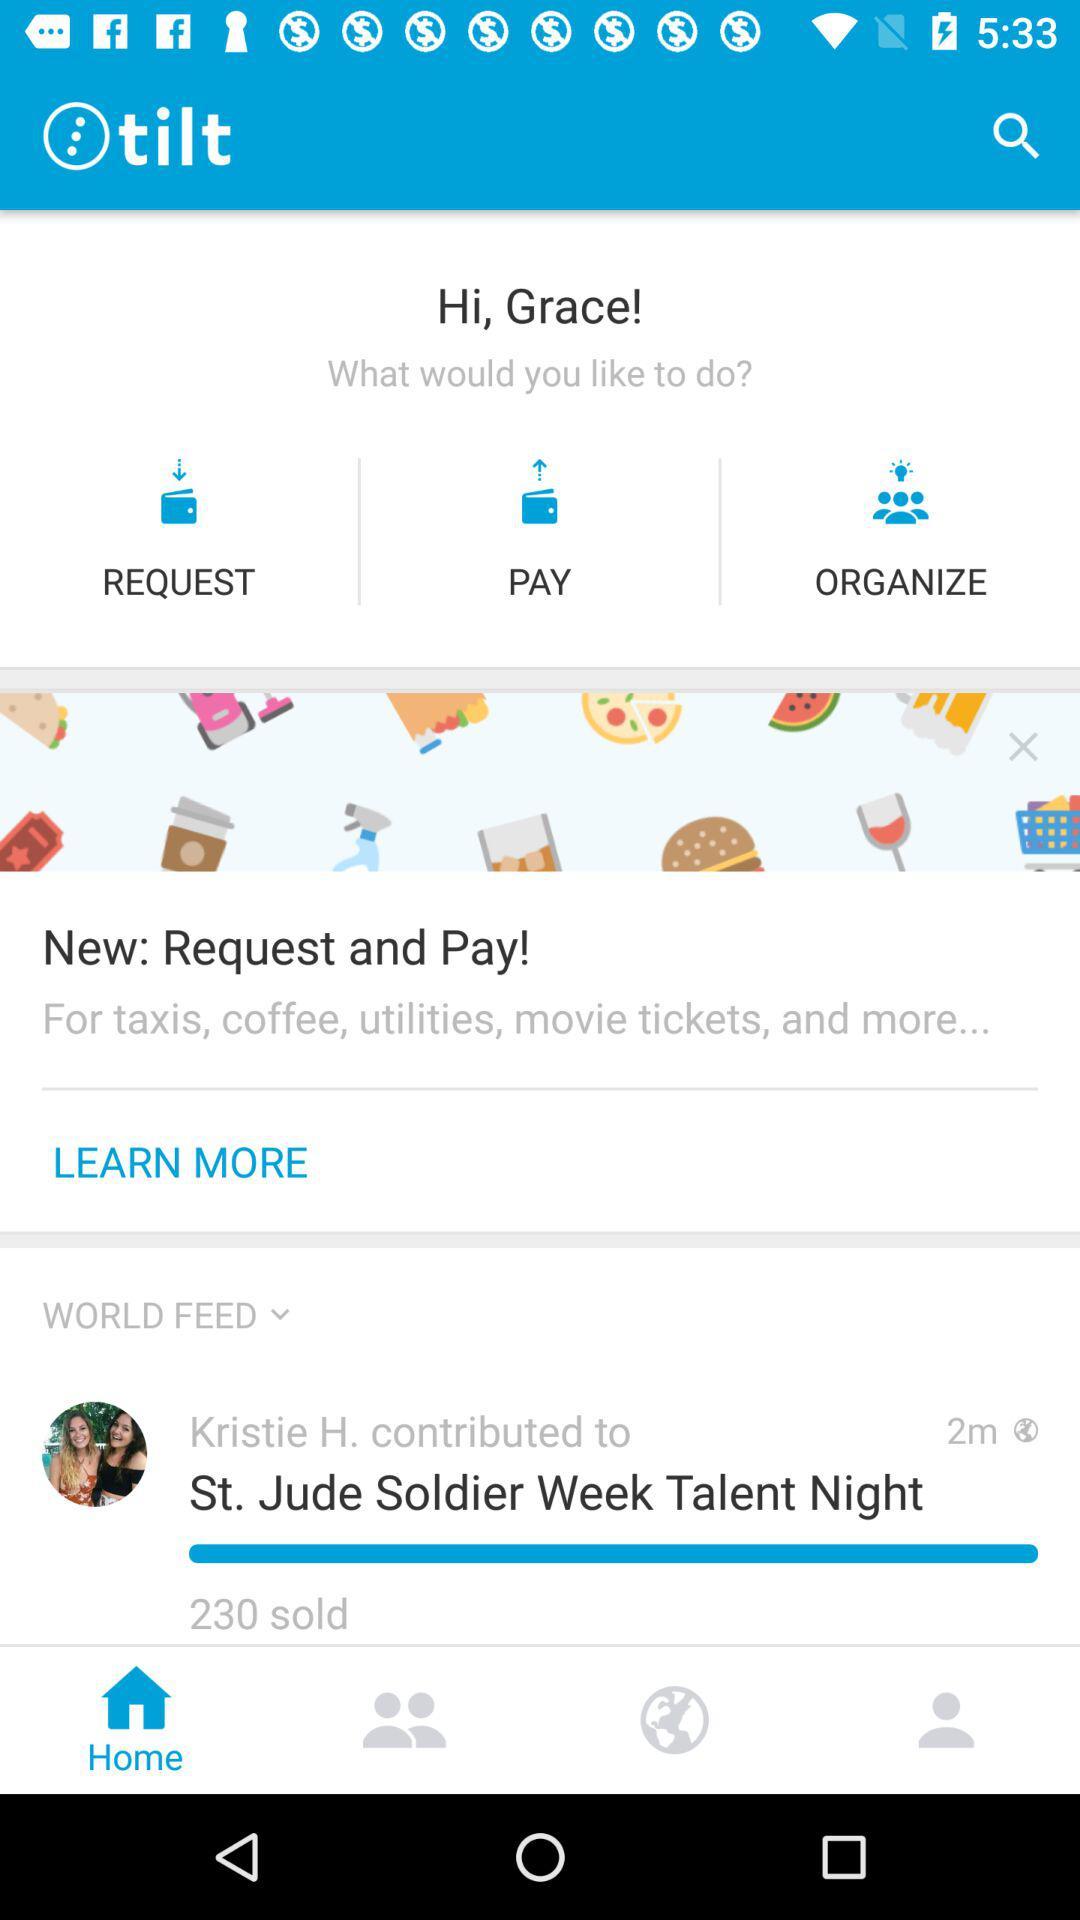 This screenshot has height=1920, width=1080. Describe the element at coordinates (567, 1429) in the screenshot. I see `the item to the left of 2m` at that location.